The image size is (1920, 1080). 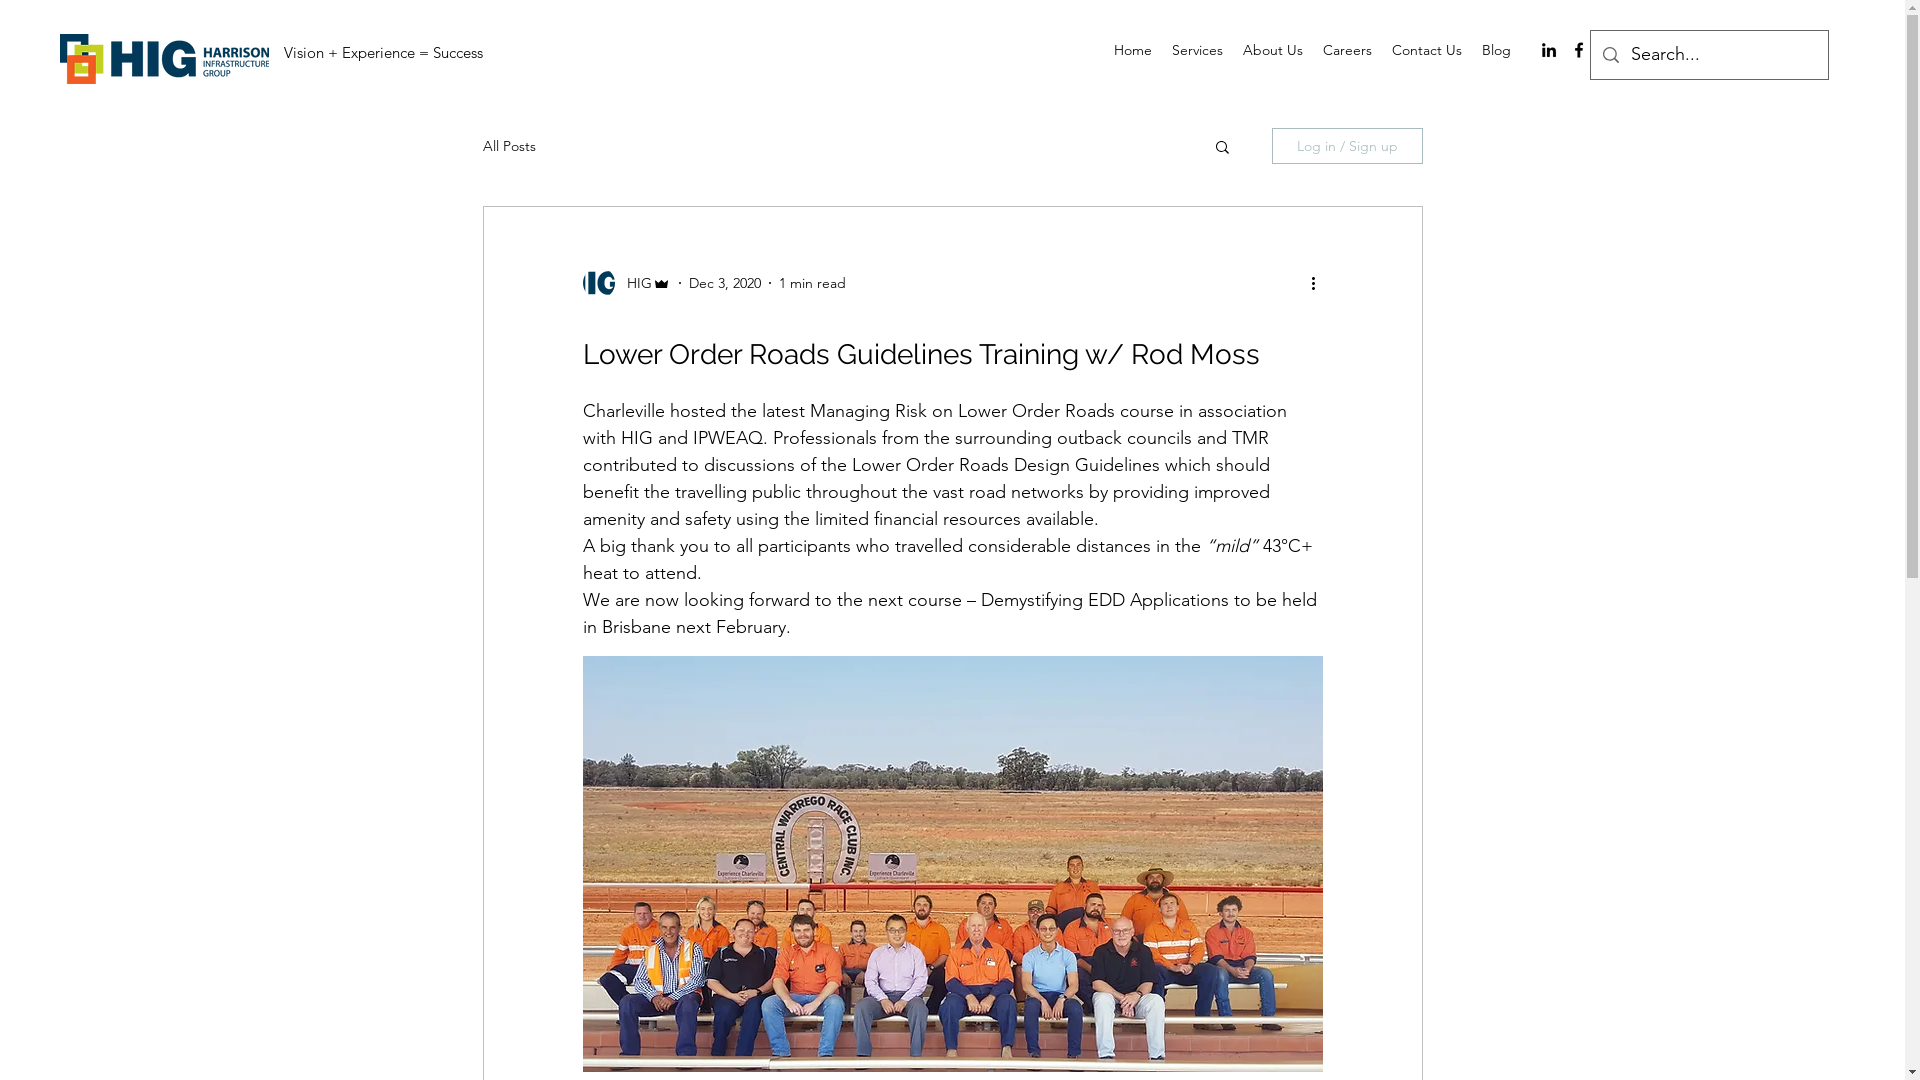 What do you see at coordinates (1132, 49) in the screenshot?
I see `'Home'` at bounding box center [1132, 49].